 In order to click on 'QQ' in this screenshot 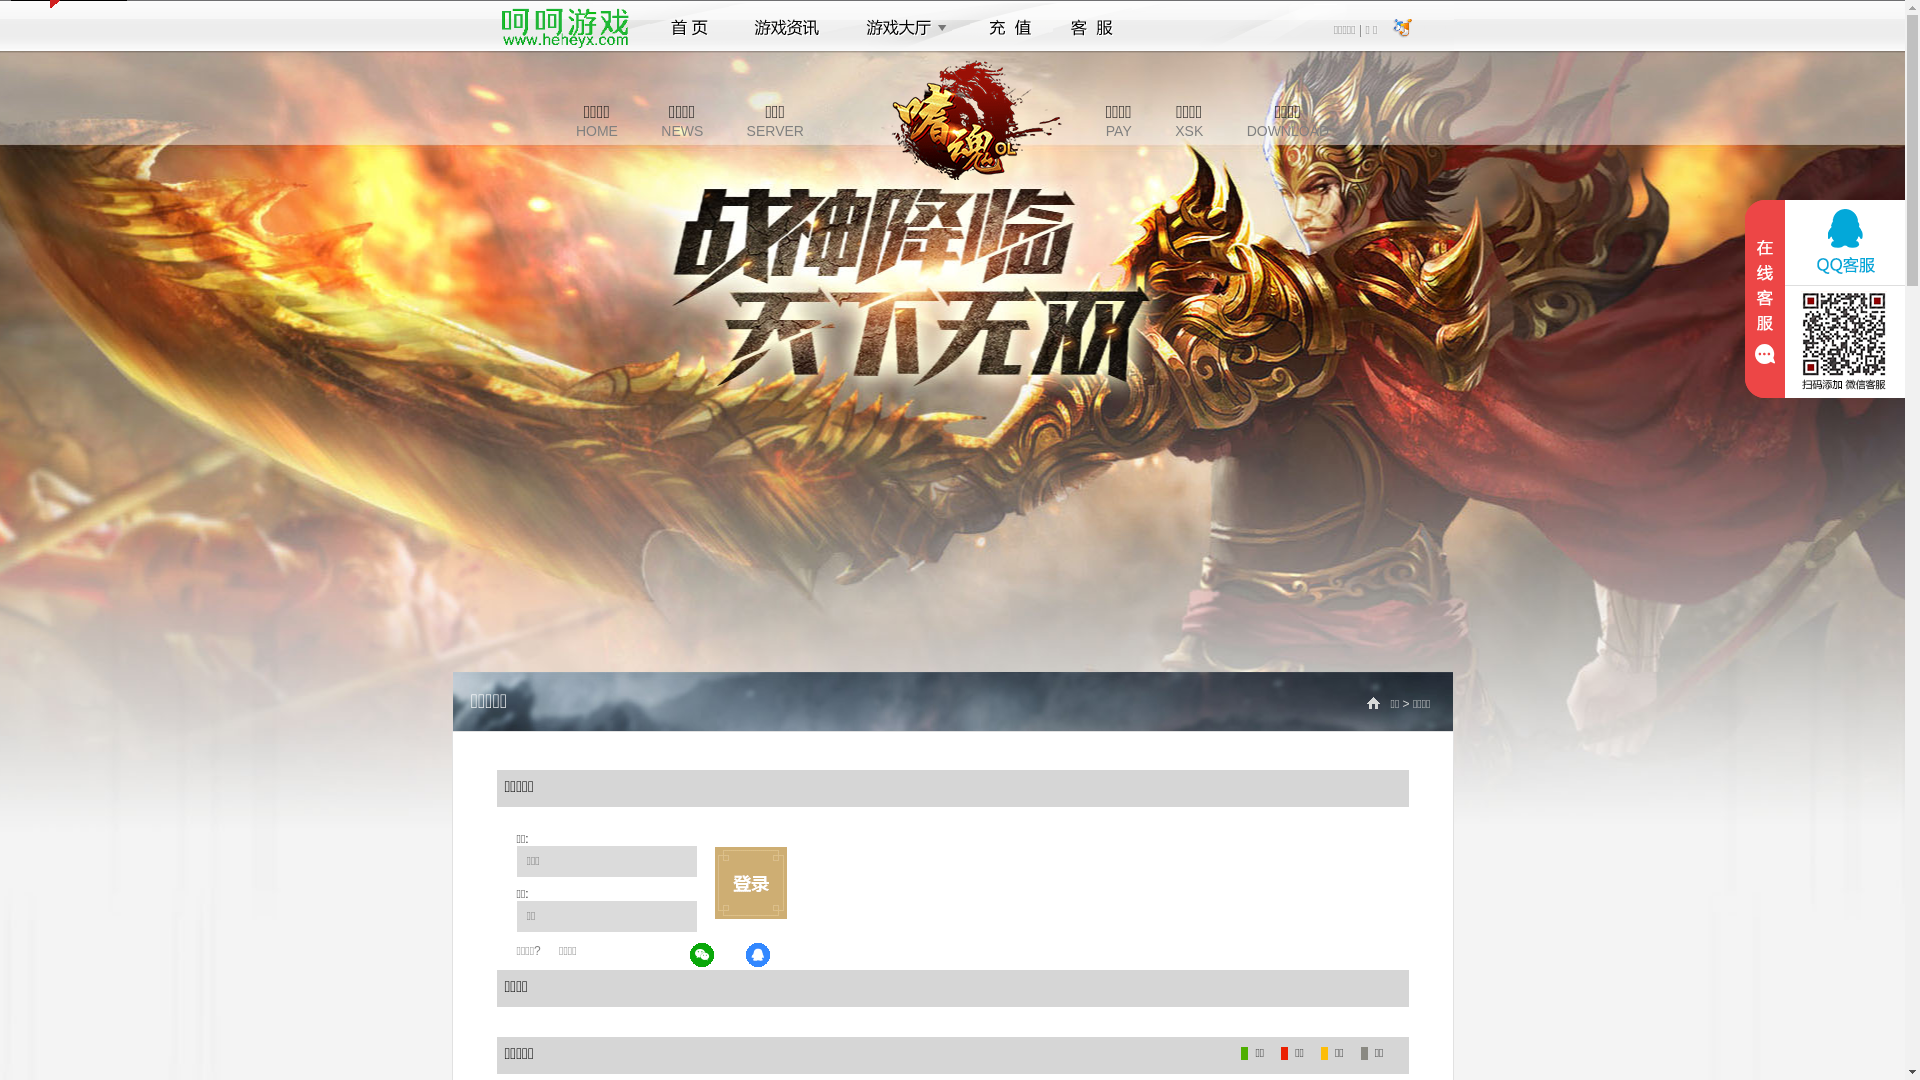, I will do `click(757, 955)`.